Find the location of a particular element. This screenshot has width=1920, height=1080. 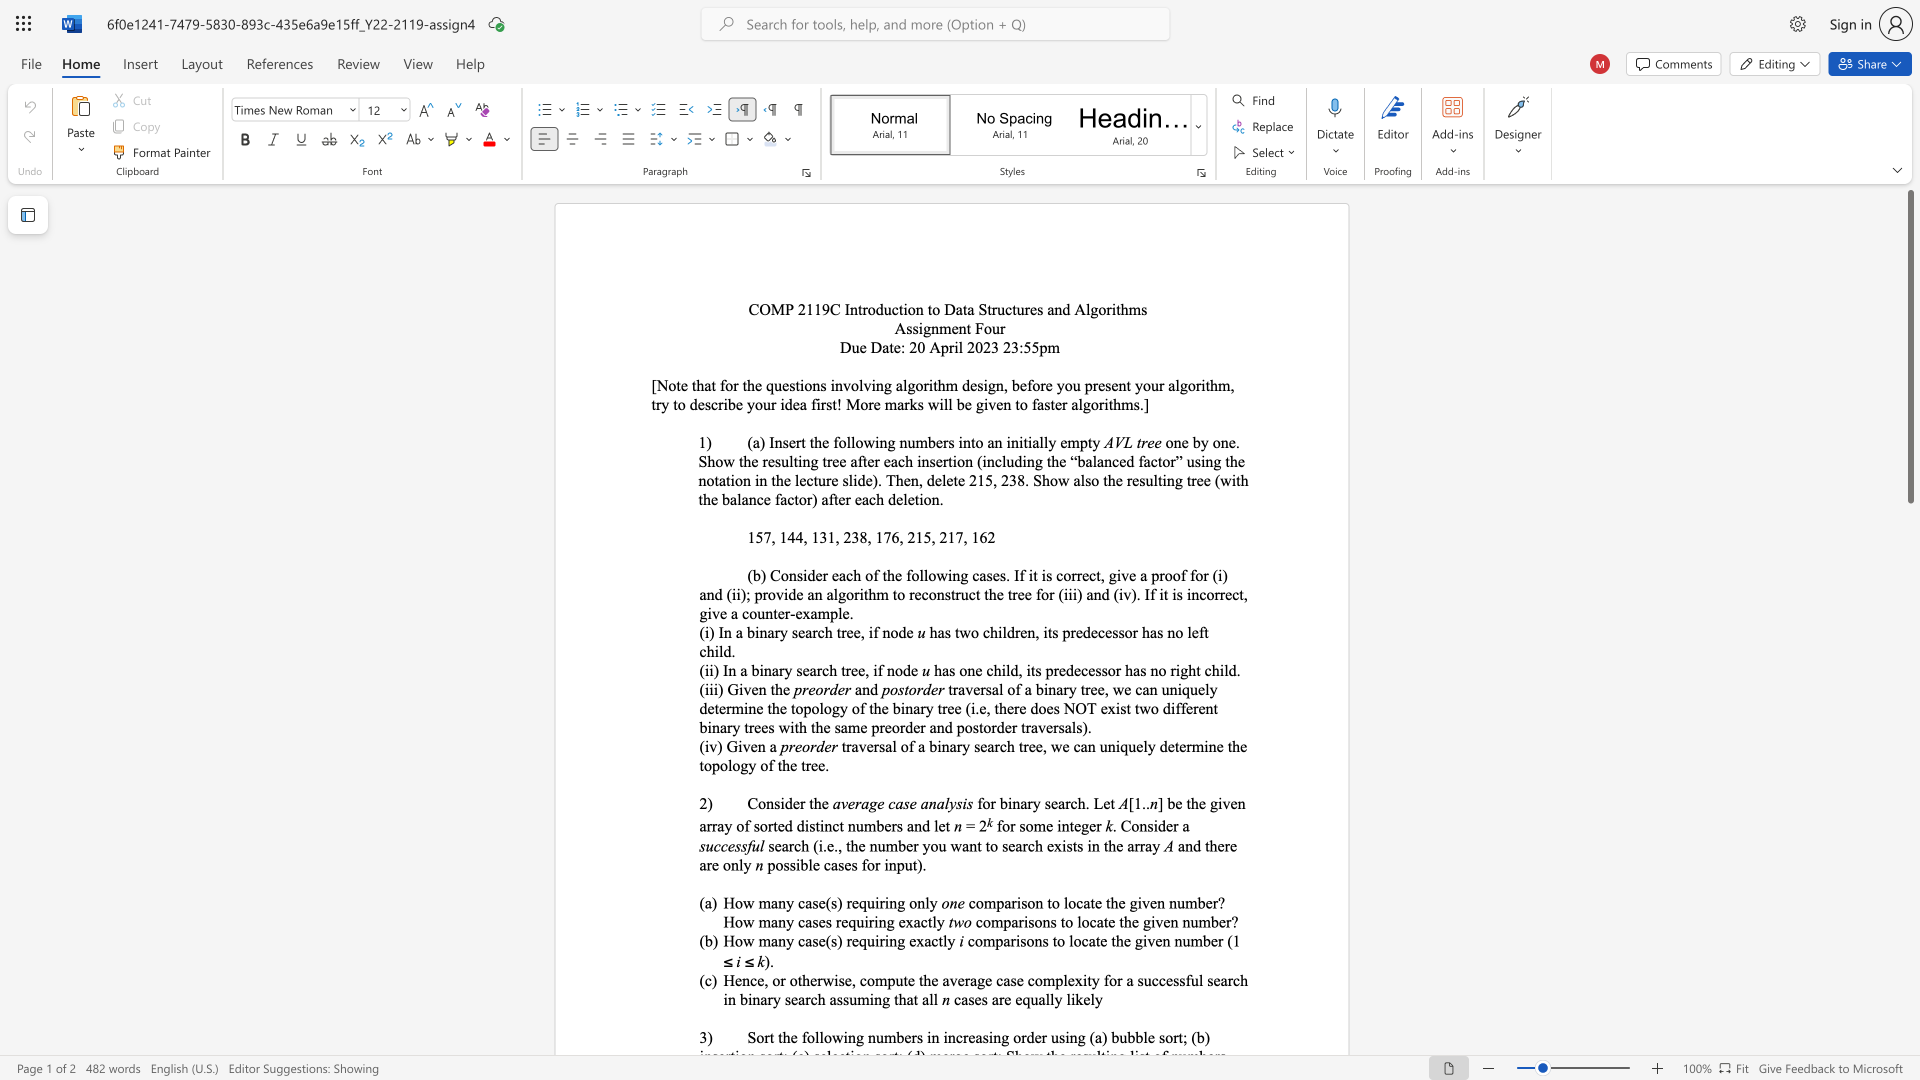

the 9th character "o" in the text is located at coordinates (770, 593).